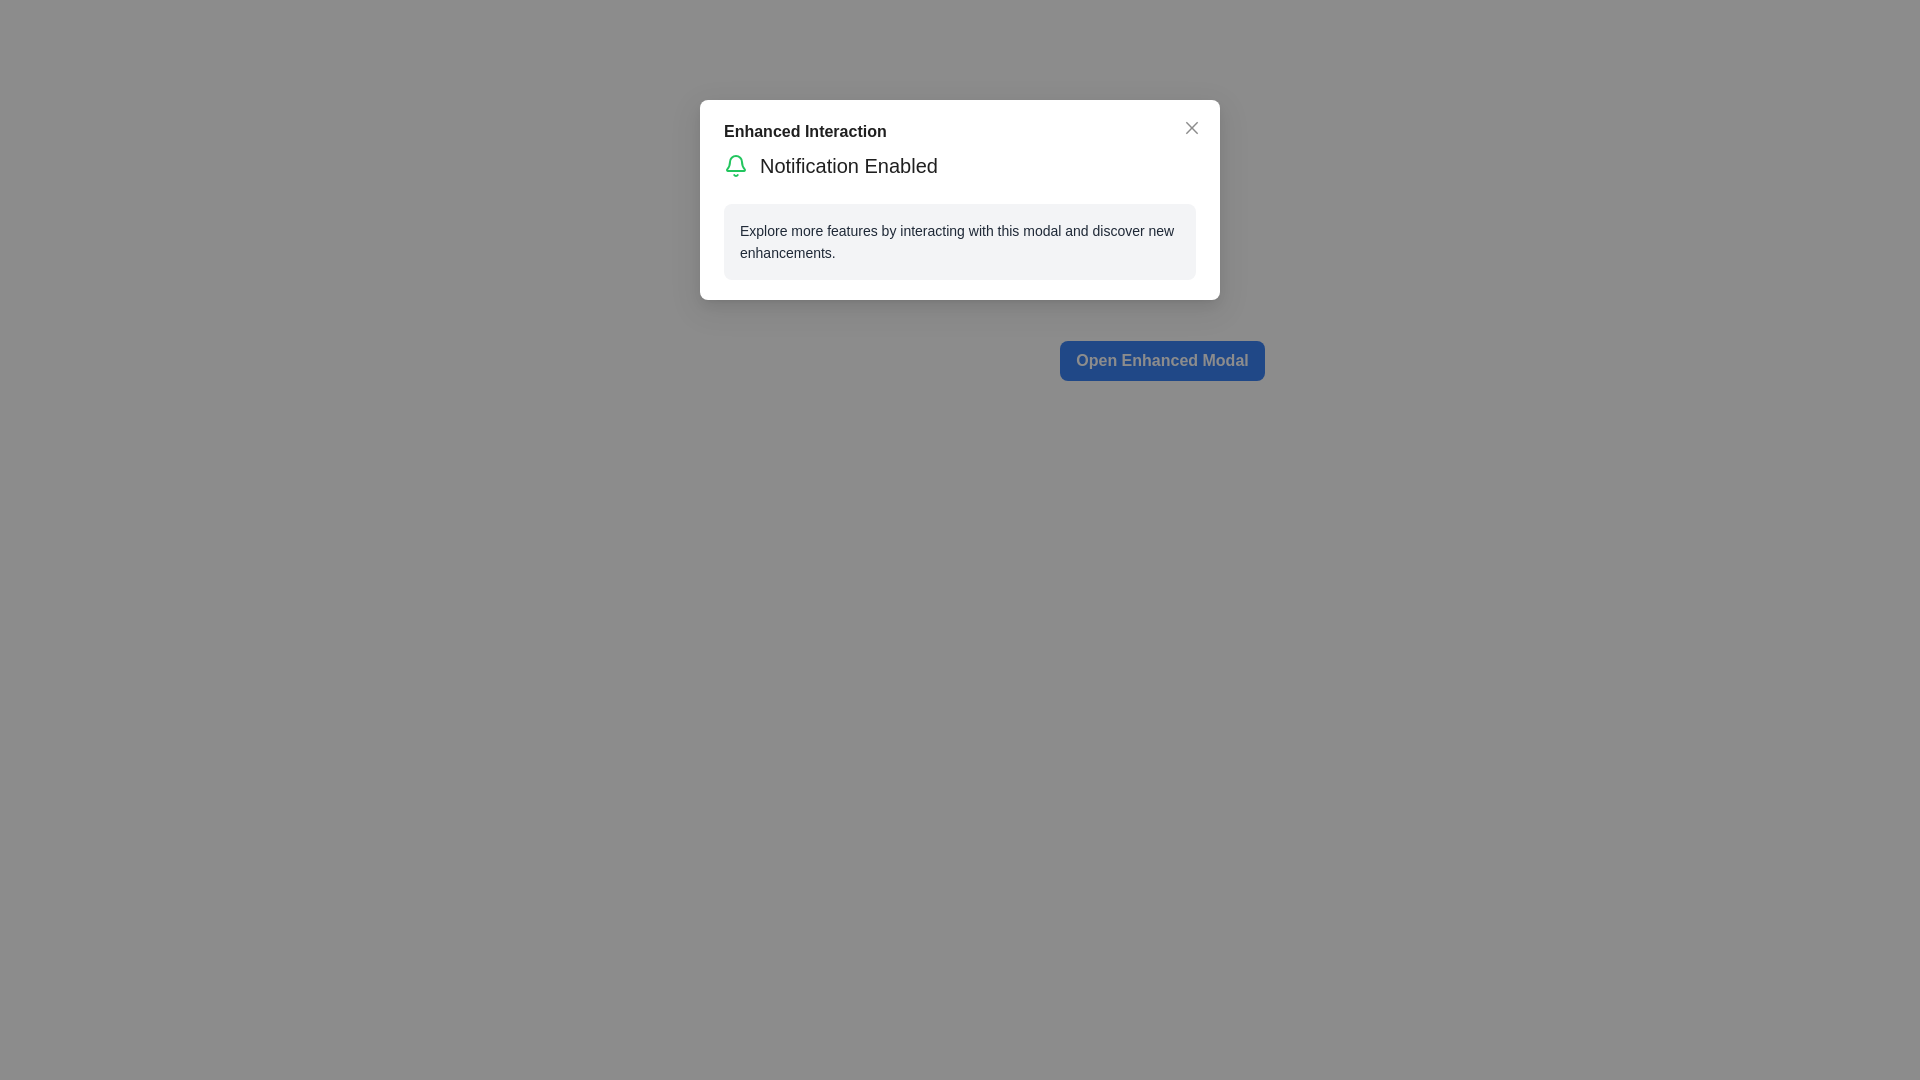 The image size is (1920, 1080). What do you see at coordinates (1162, 361) in the screenshot?
I see `the rectangular button with a bold blue background and the text 'Open Enhanced Modal'` at bounding box center [1162, 361].